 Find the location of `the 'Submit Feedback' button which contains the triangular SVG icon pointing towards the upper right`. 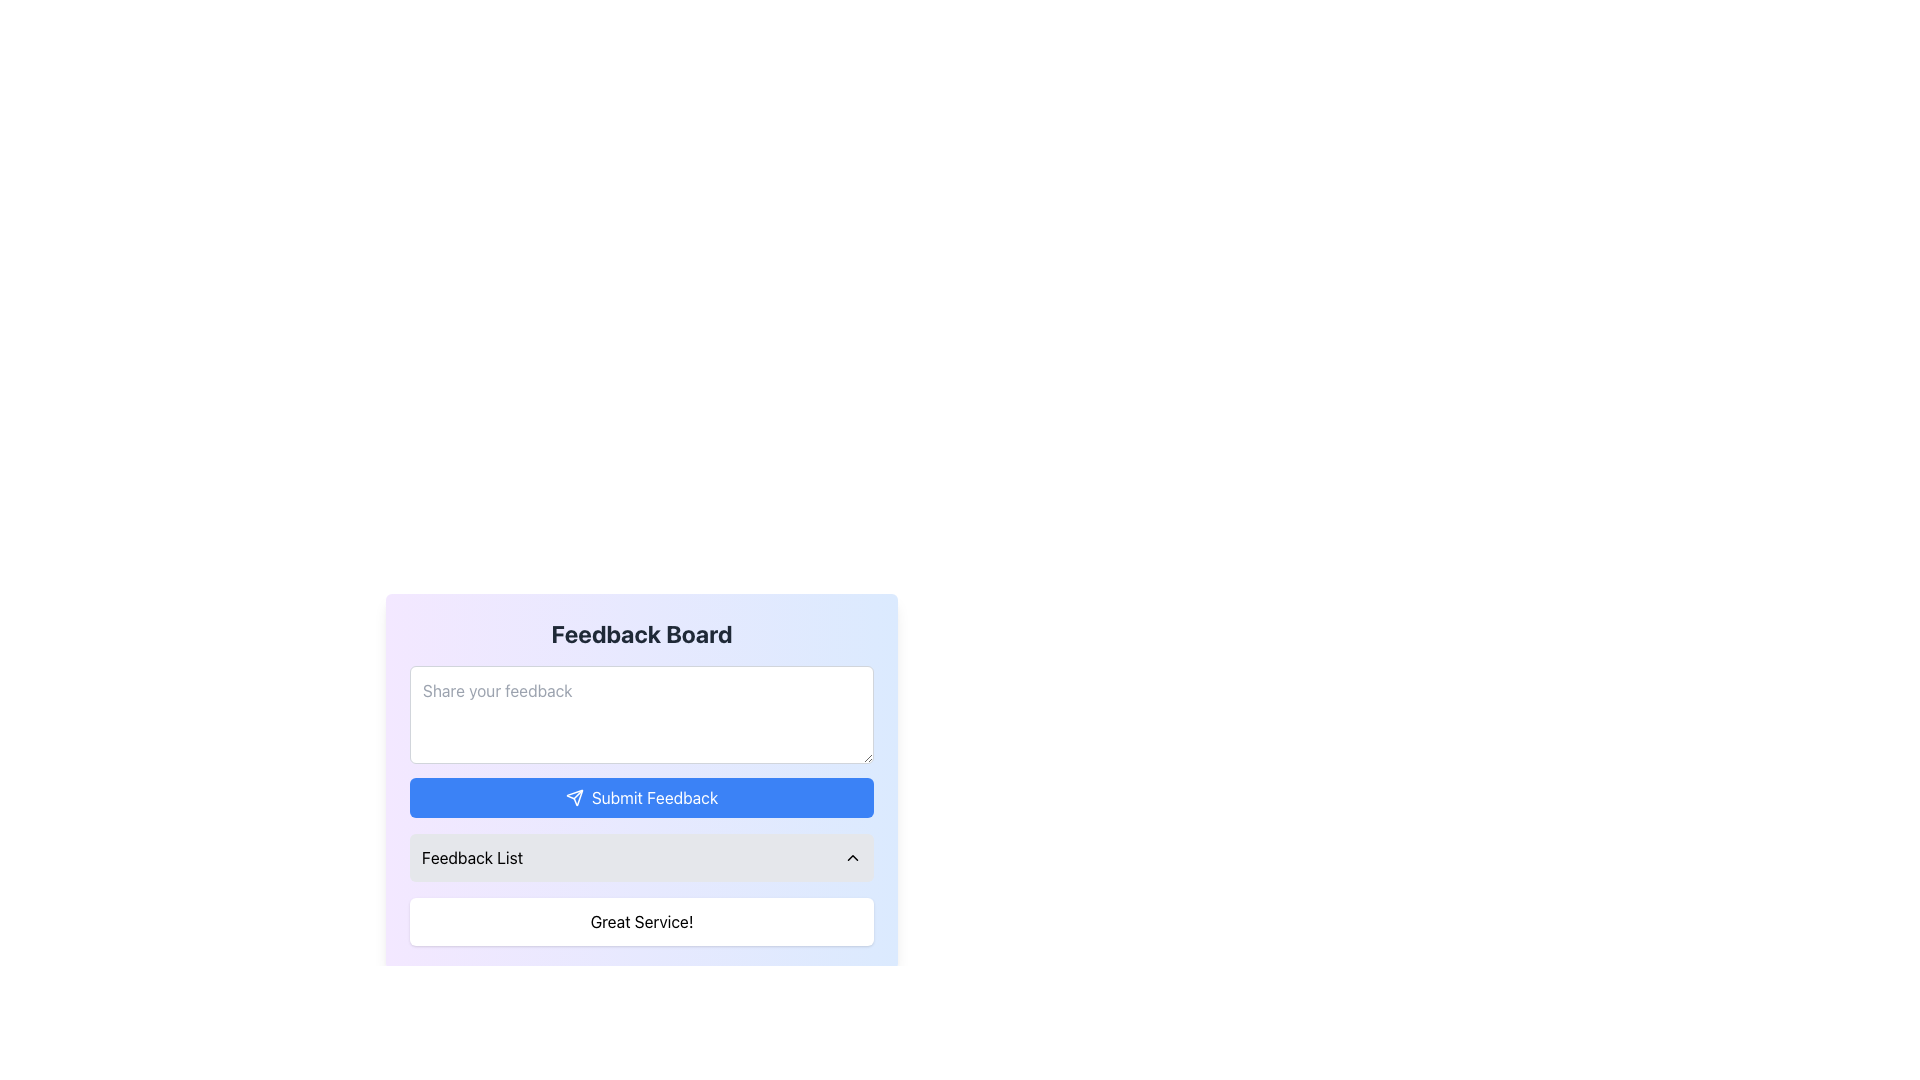

the 'Submit Feedback' button which contains the triangular SVG icon pointing towards the upper right is located at coordinates (573, 797).